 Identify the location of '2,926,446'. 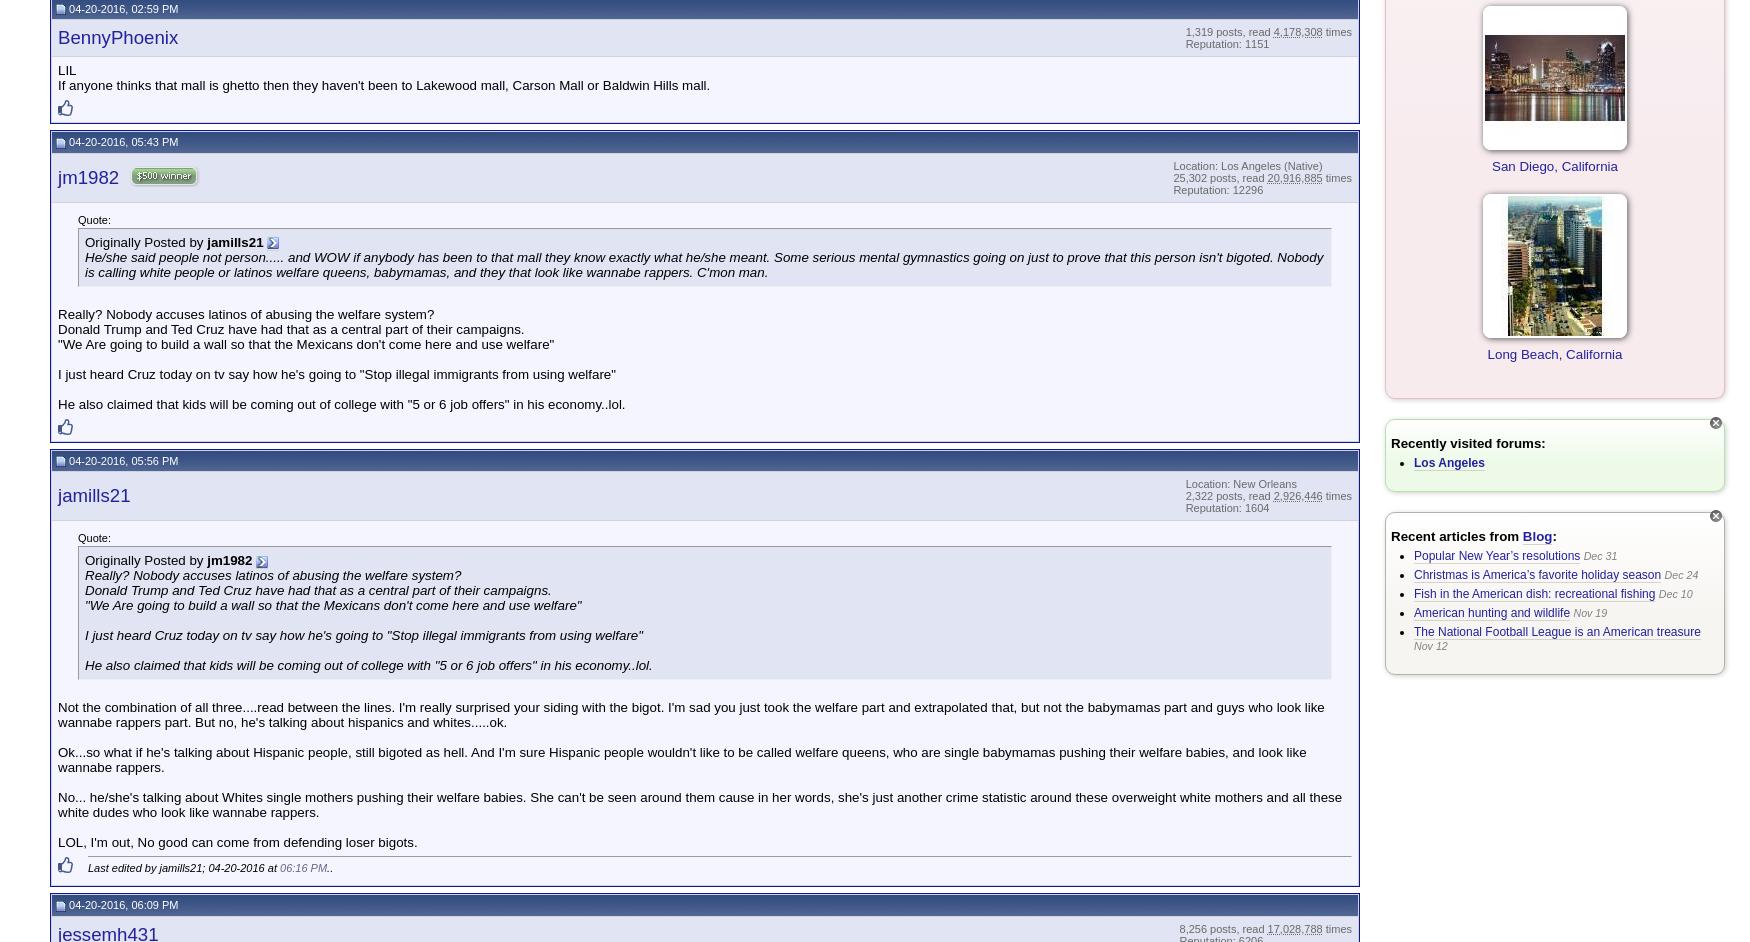
(1296, 495).